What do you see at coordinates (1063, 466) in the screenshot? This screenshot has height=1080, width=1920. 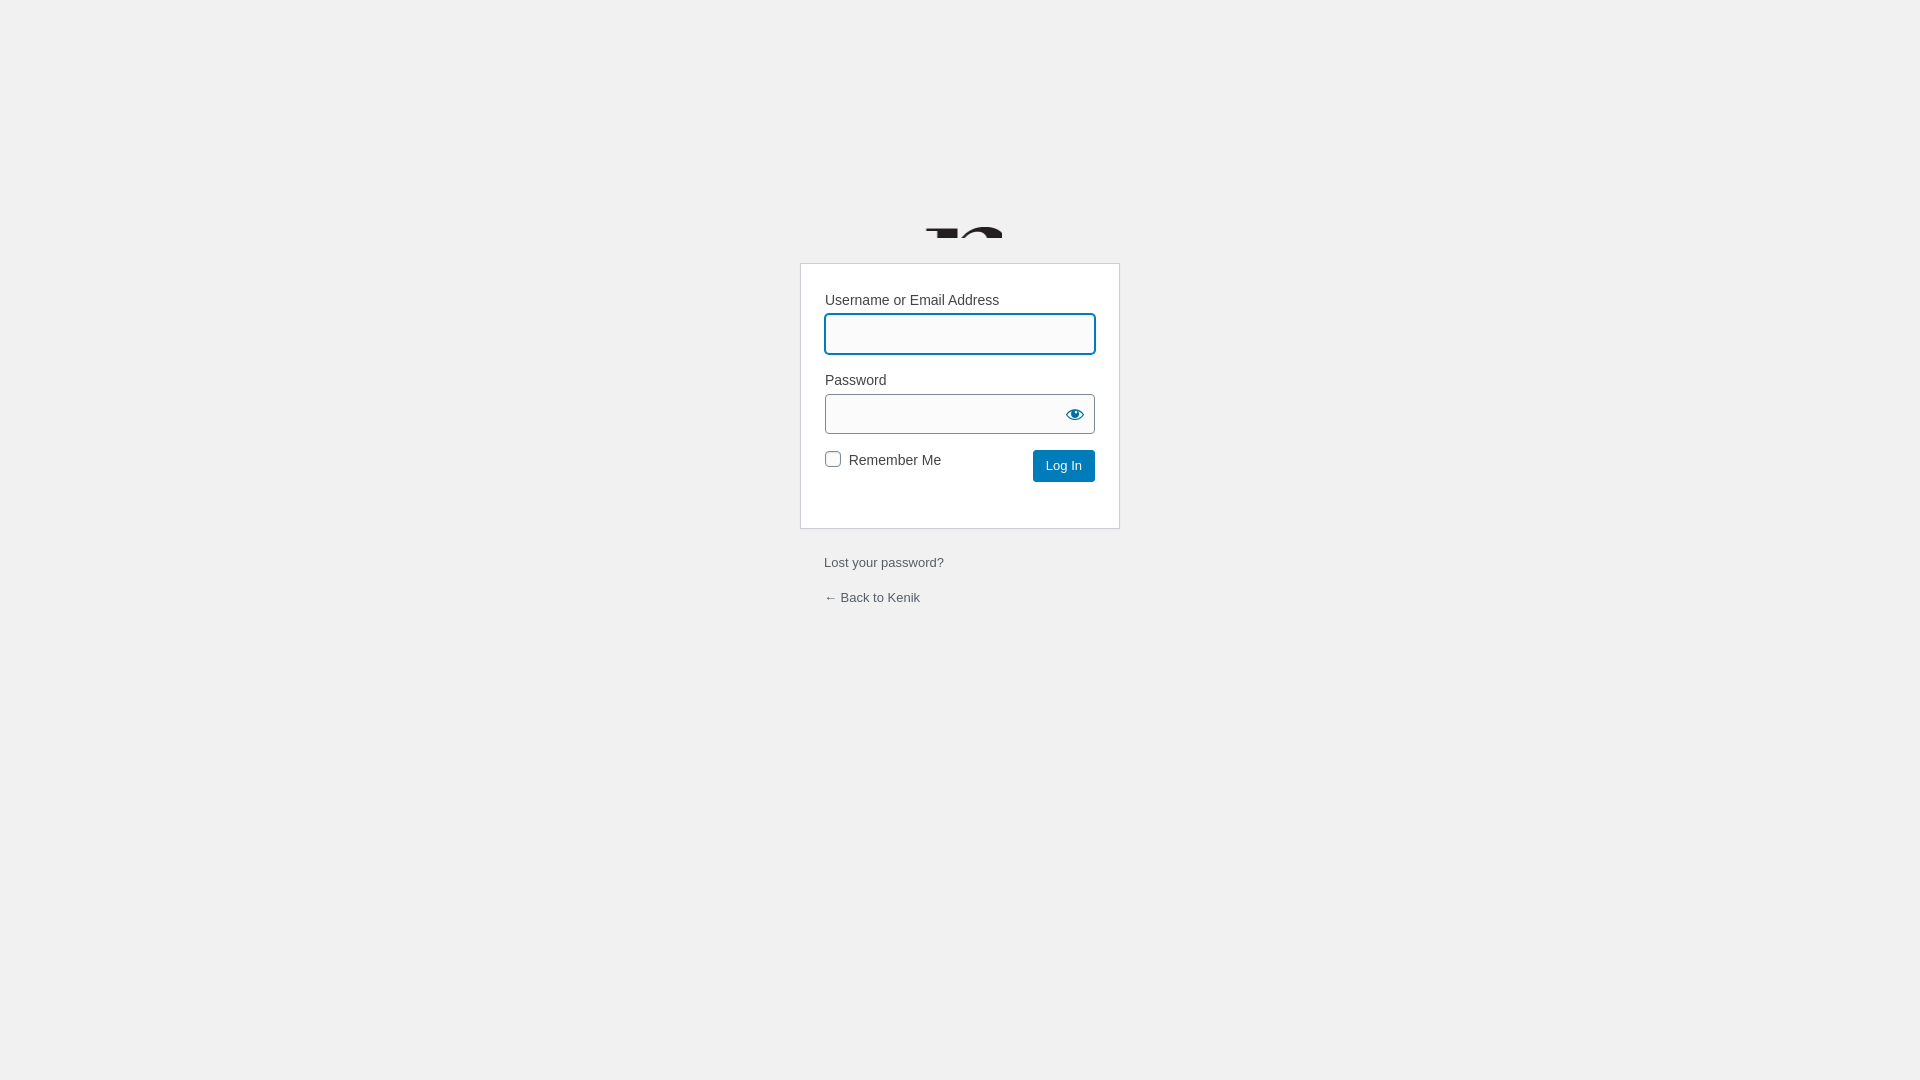 I see `'Log In'` at bounding box center [1063, 466].